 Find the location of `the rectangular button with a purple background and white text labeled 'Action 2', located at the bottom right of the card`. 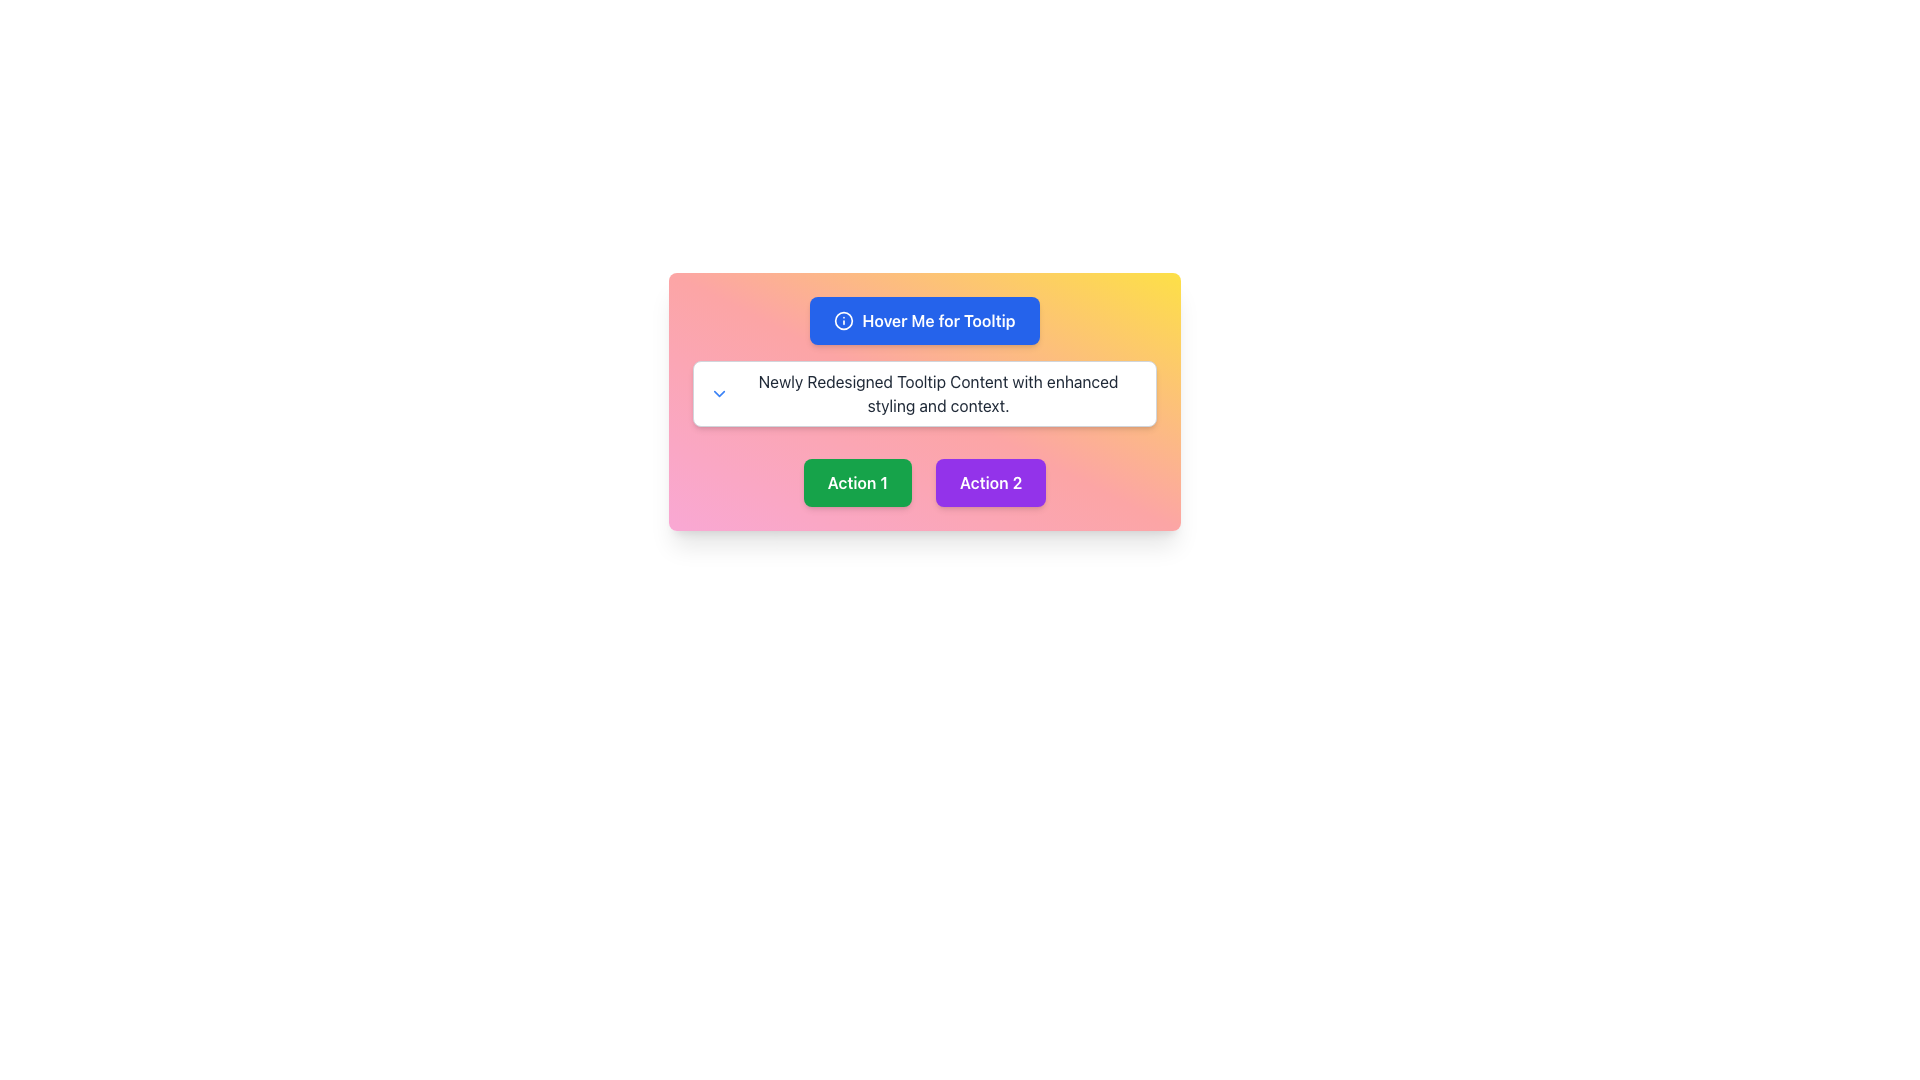

the rectangular button with a purple background and white text labeled 'Action 2', located at the bottom right of the card is located at coordinates (990, 482).